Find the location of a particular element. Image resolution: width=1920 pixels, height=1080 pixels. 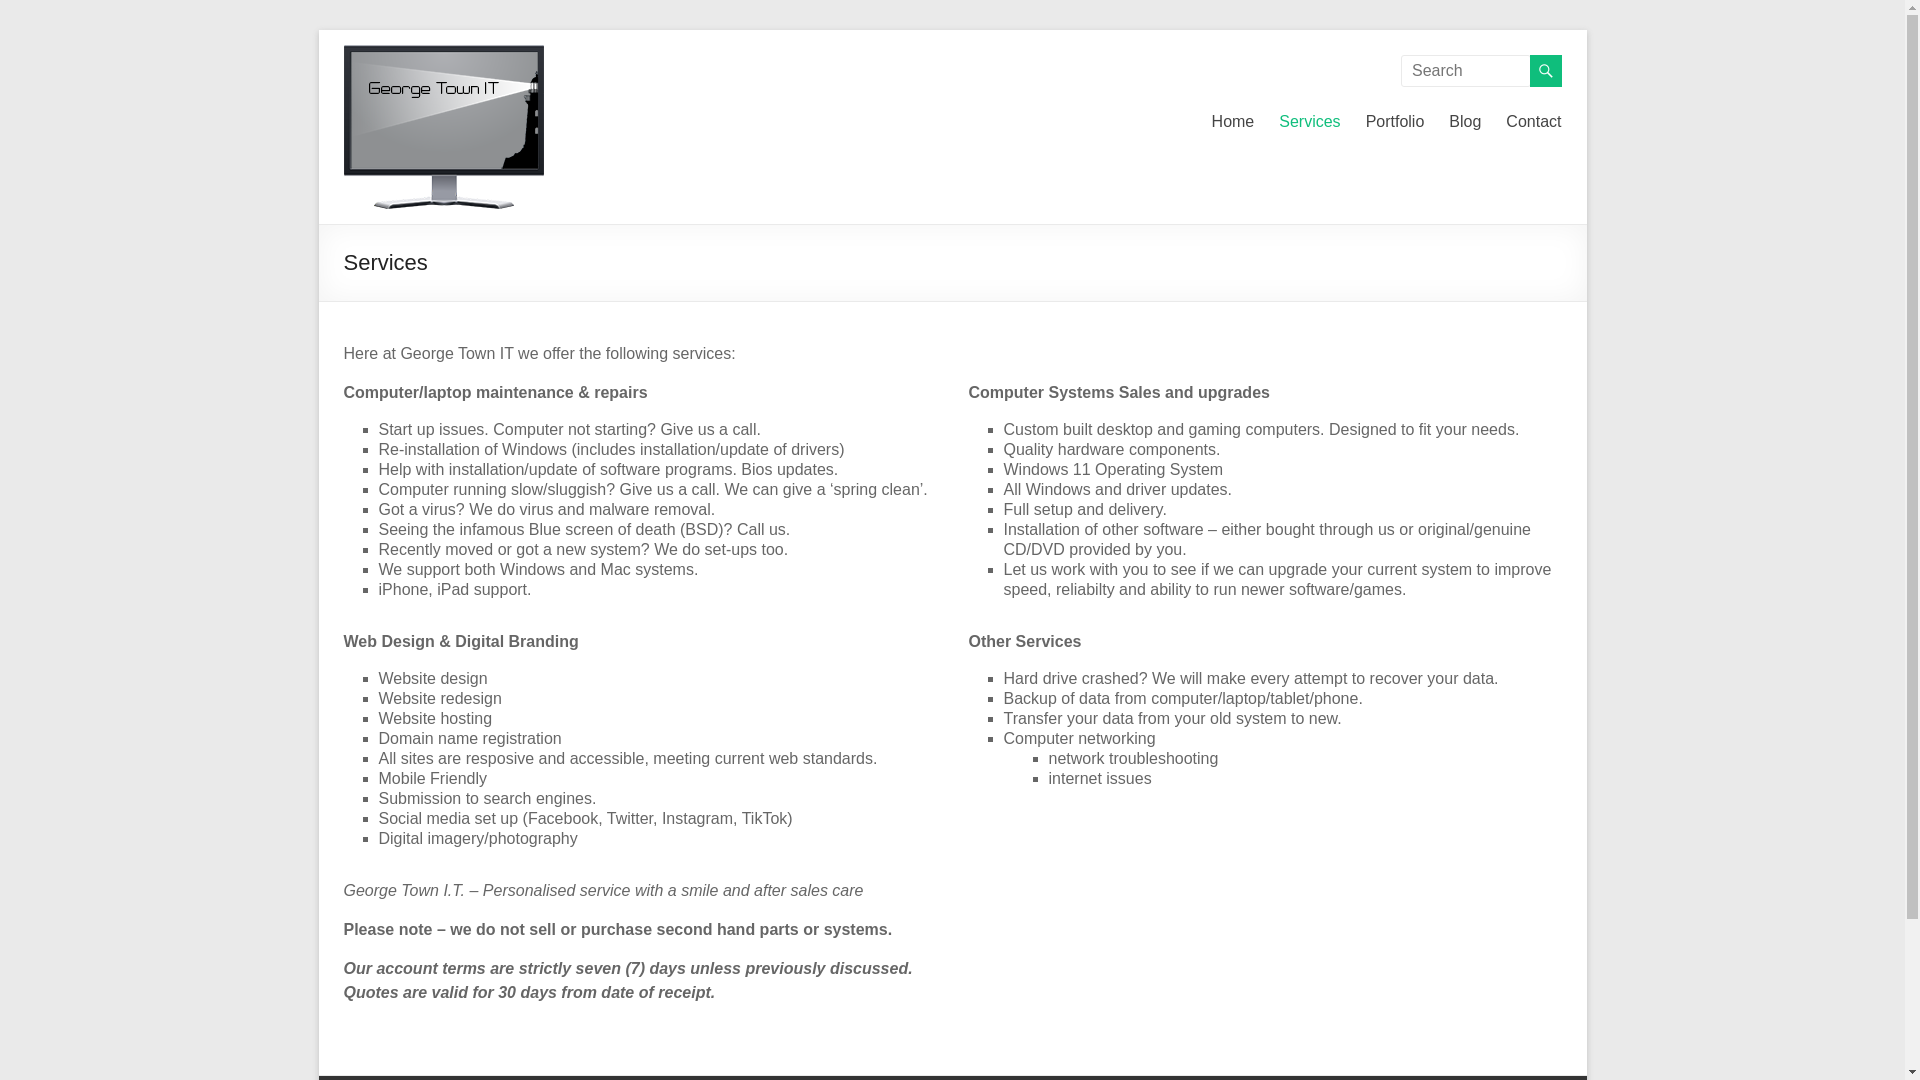

'Blog' is located at coordinates (1464, 122).